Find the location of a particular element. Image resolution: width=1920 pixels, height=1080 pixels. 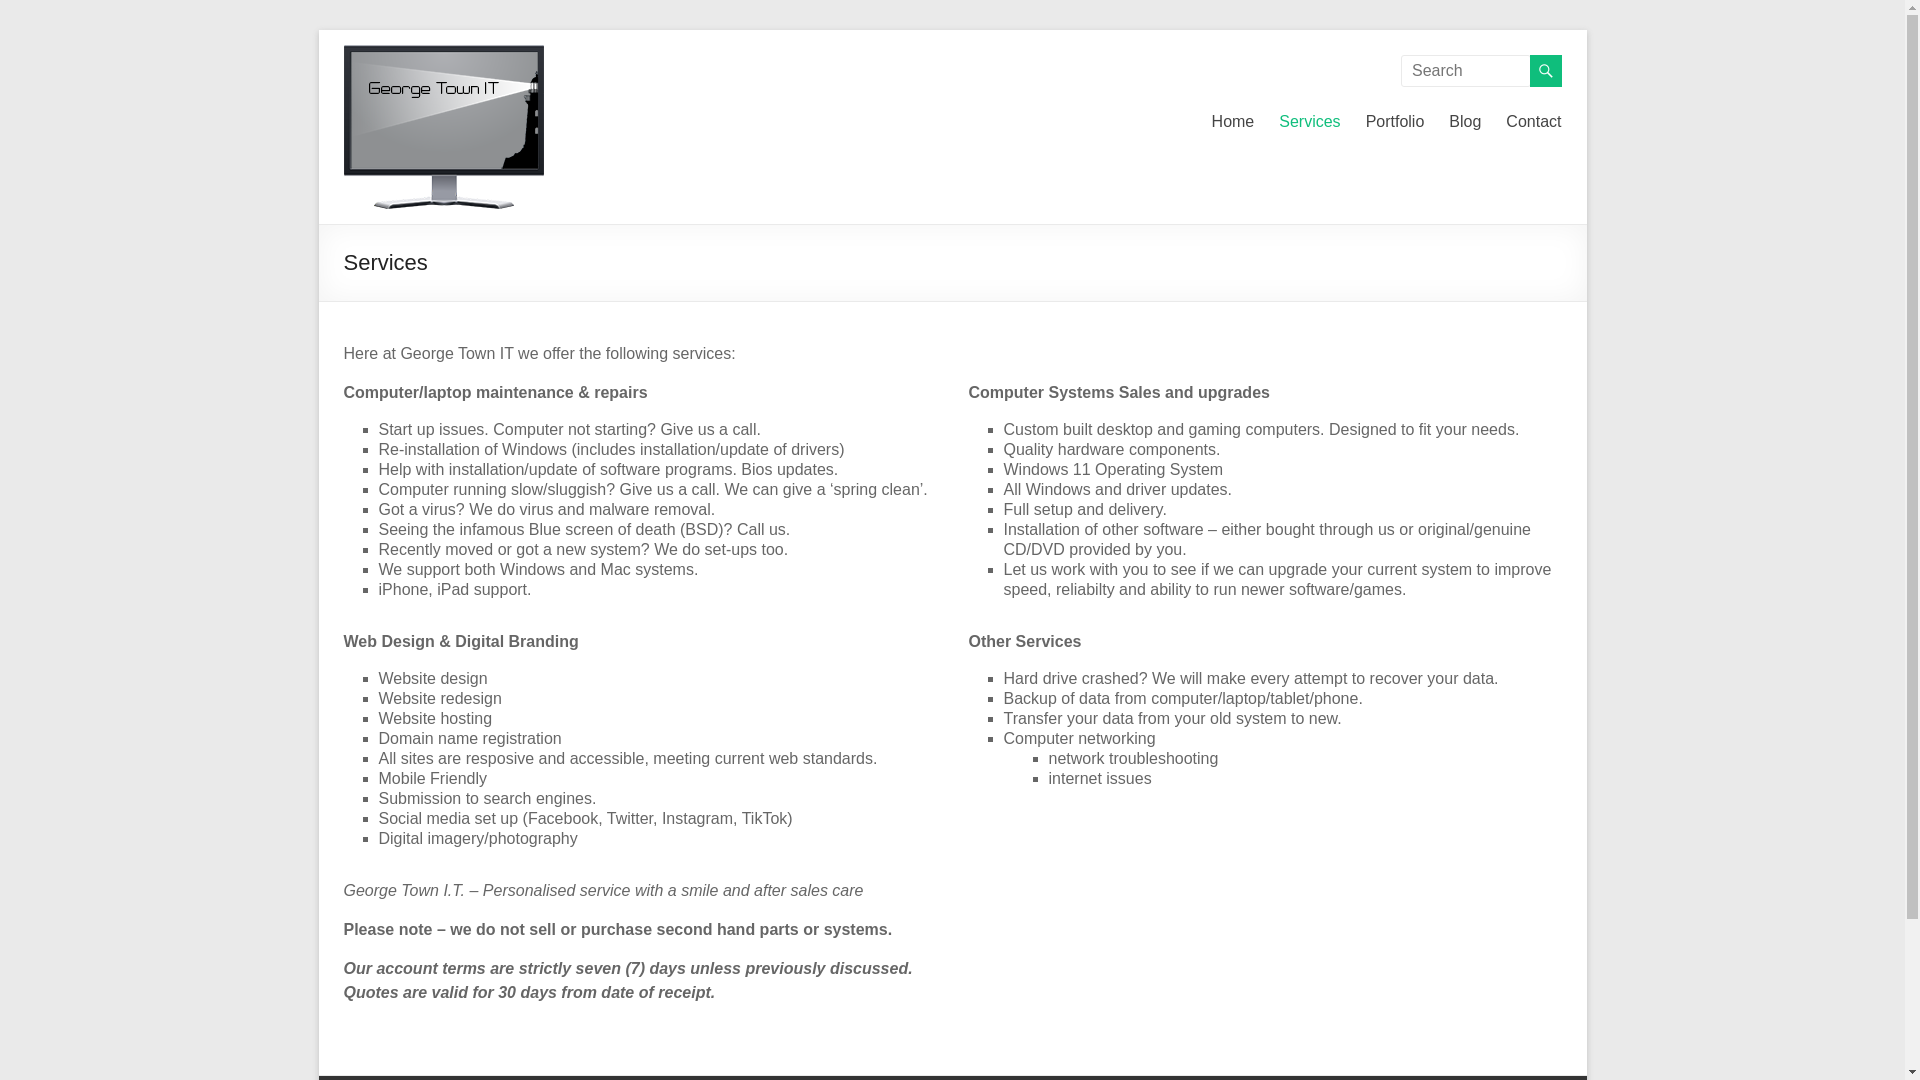

'Blog' is located at coordinates (1464, 122).